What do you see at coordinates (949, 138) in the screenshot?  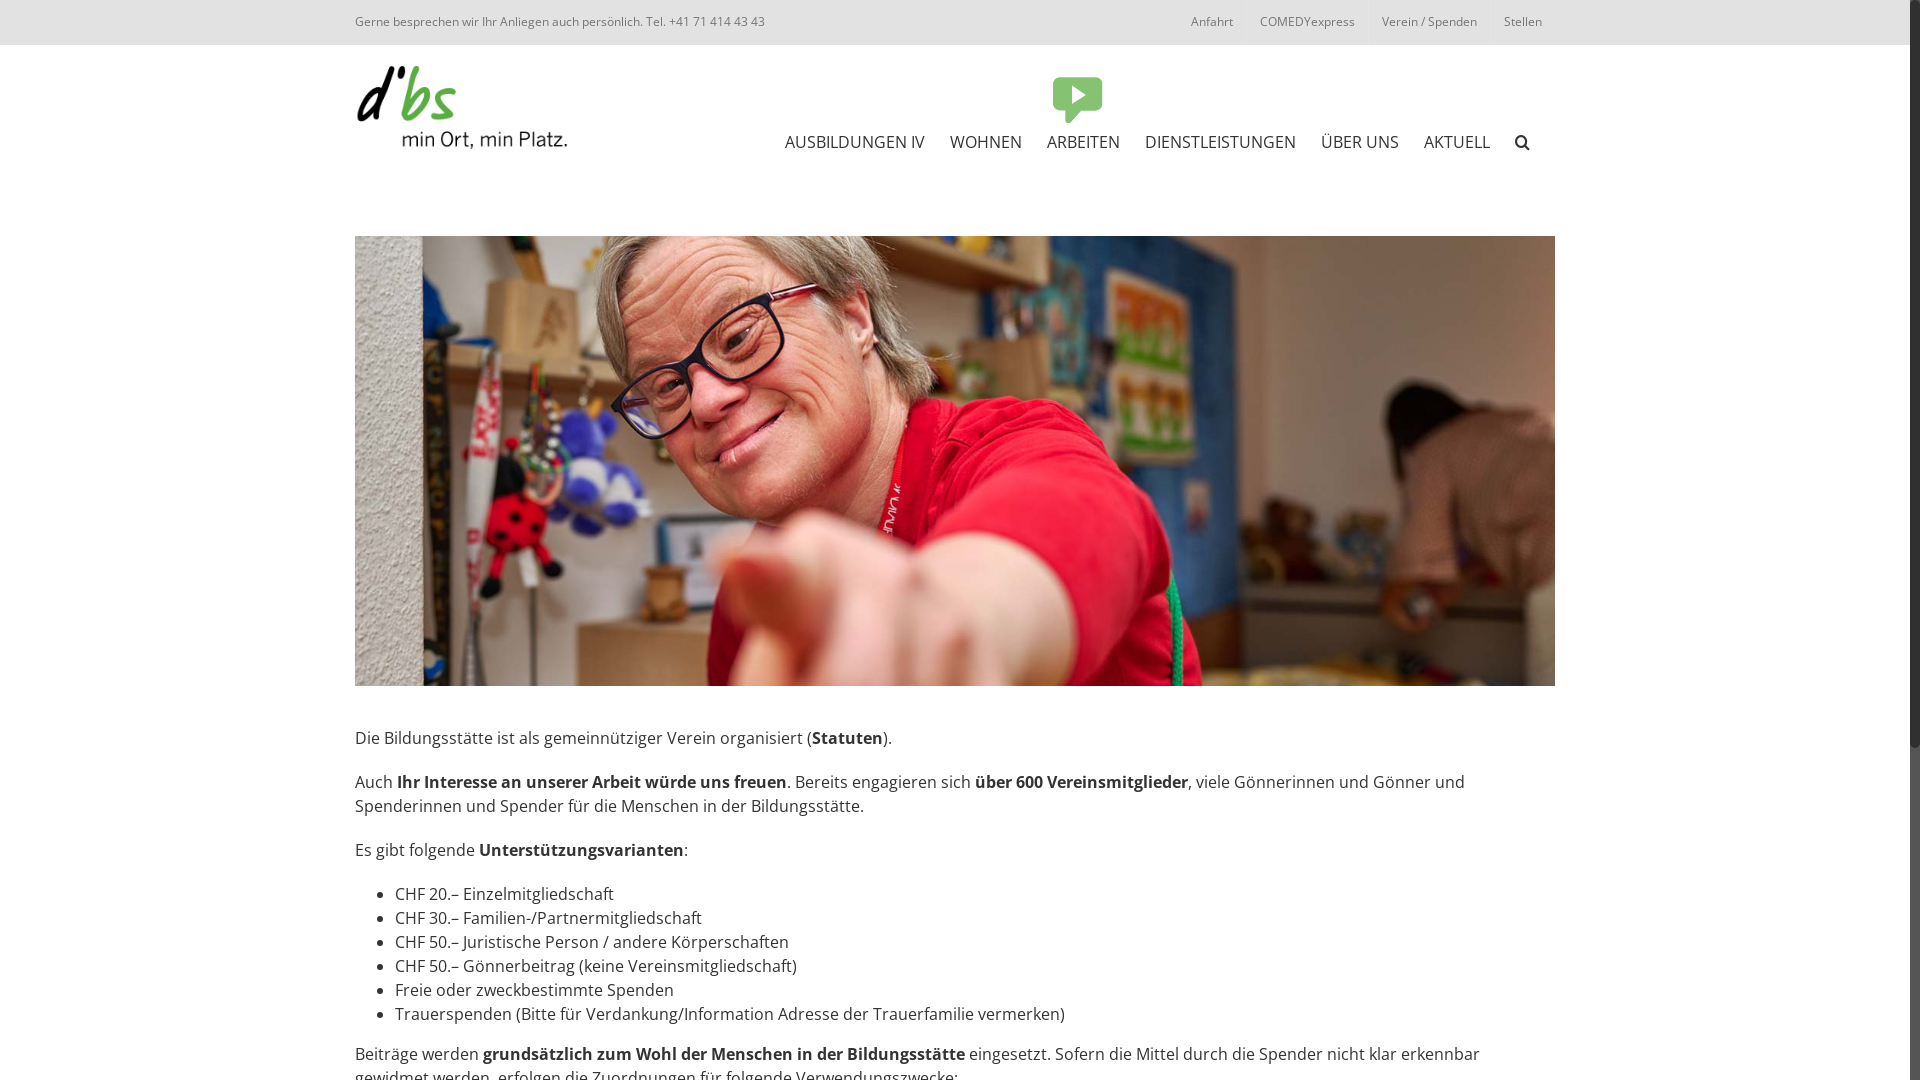 I see `'WOHNEN'` at bounding box center [949, 138].